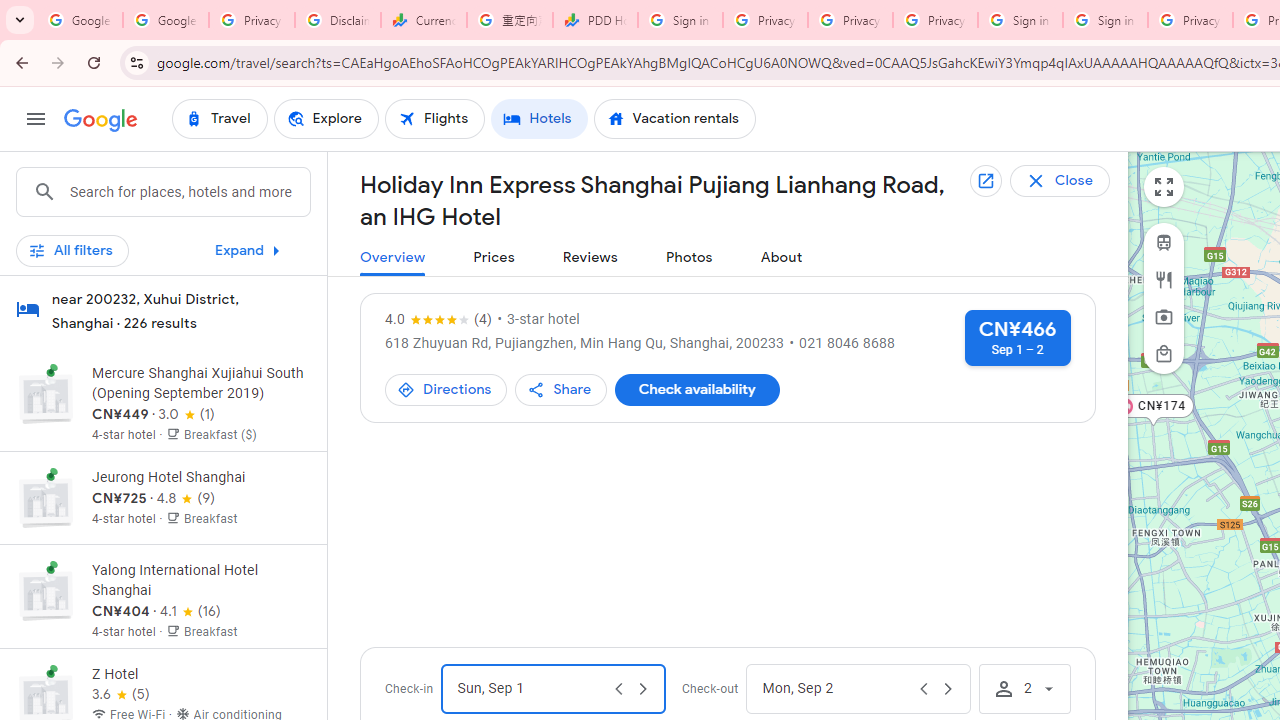  What do you see at coordinates (186, 413) in the screenshot?
I see `'3 out of 5 stars from 1 reviews'` at bounding box center [186, 413].